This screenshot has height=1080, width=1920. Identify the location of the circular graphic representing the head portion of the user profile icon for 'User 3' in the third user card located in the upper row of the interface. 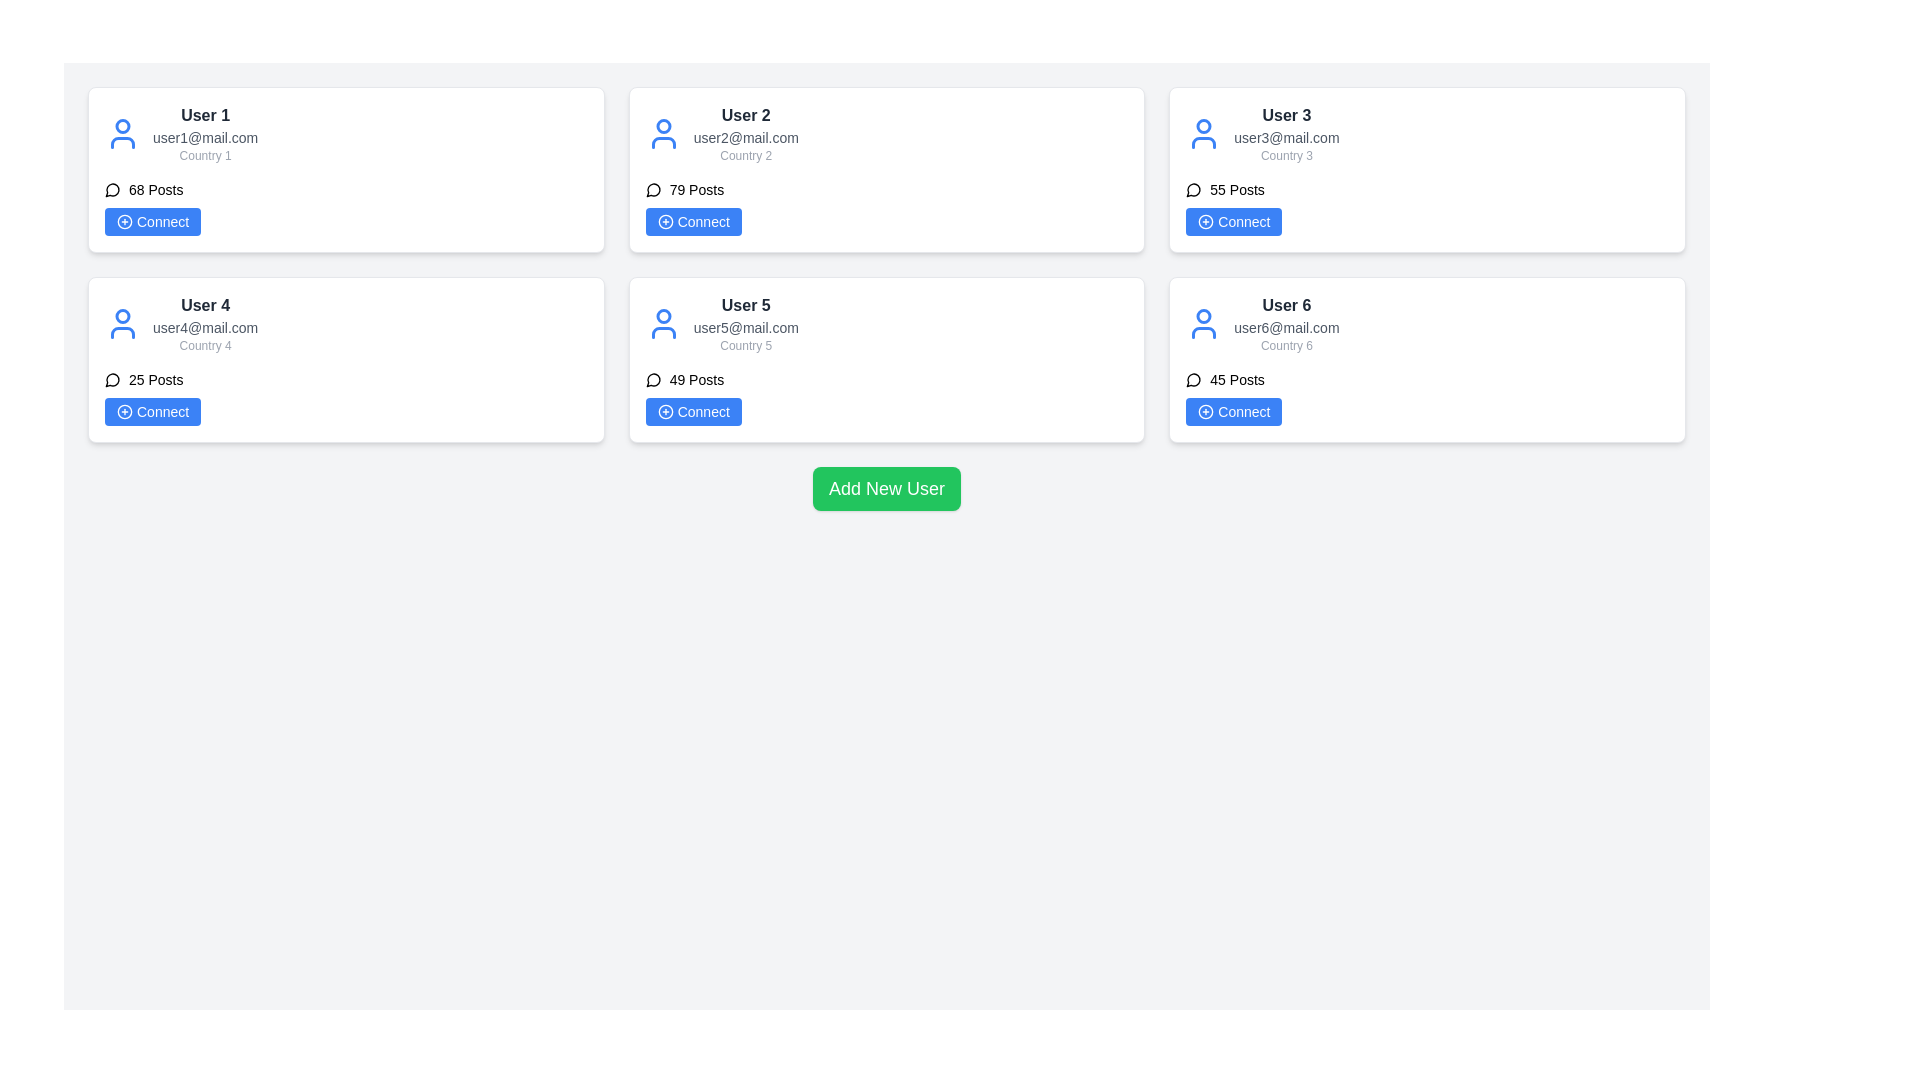
(1203, 126).